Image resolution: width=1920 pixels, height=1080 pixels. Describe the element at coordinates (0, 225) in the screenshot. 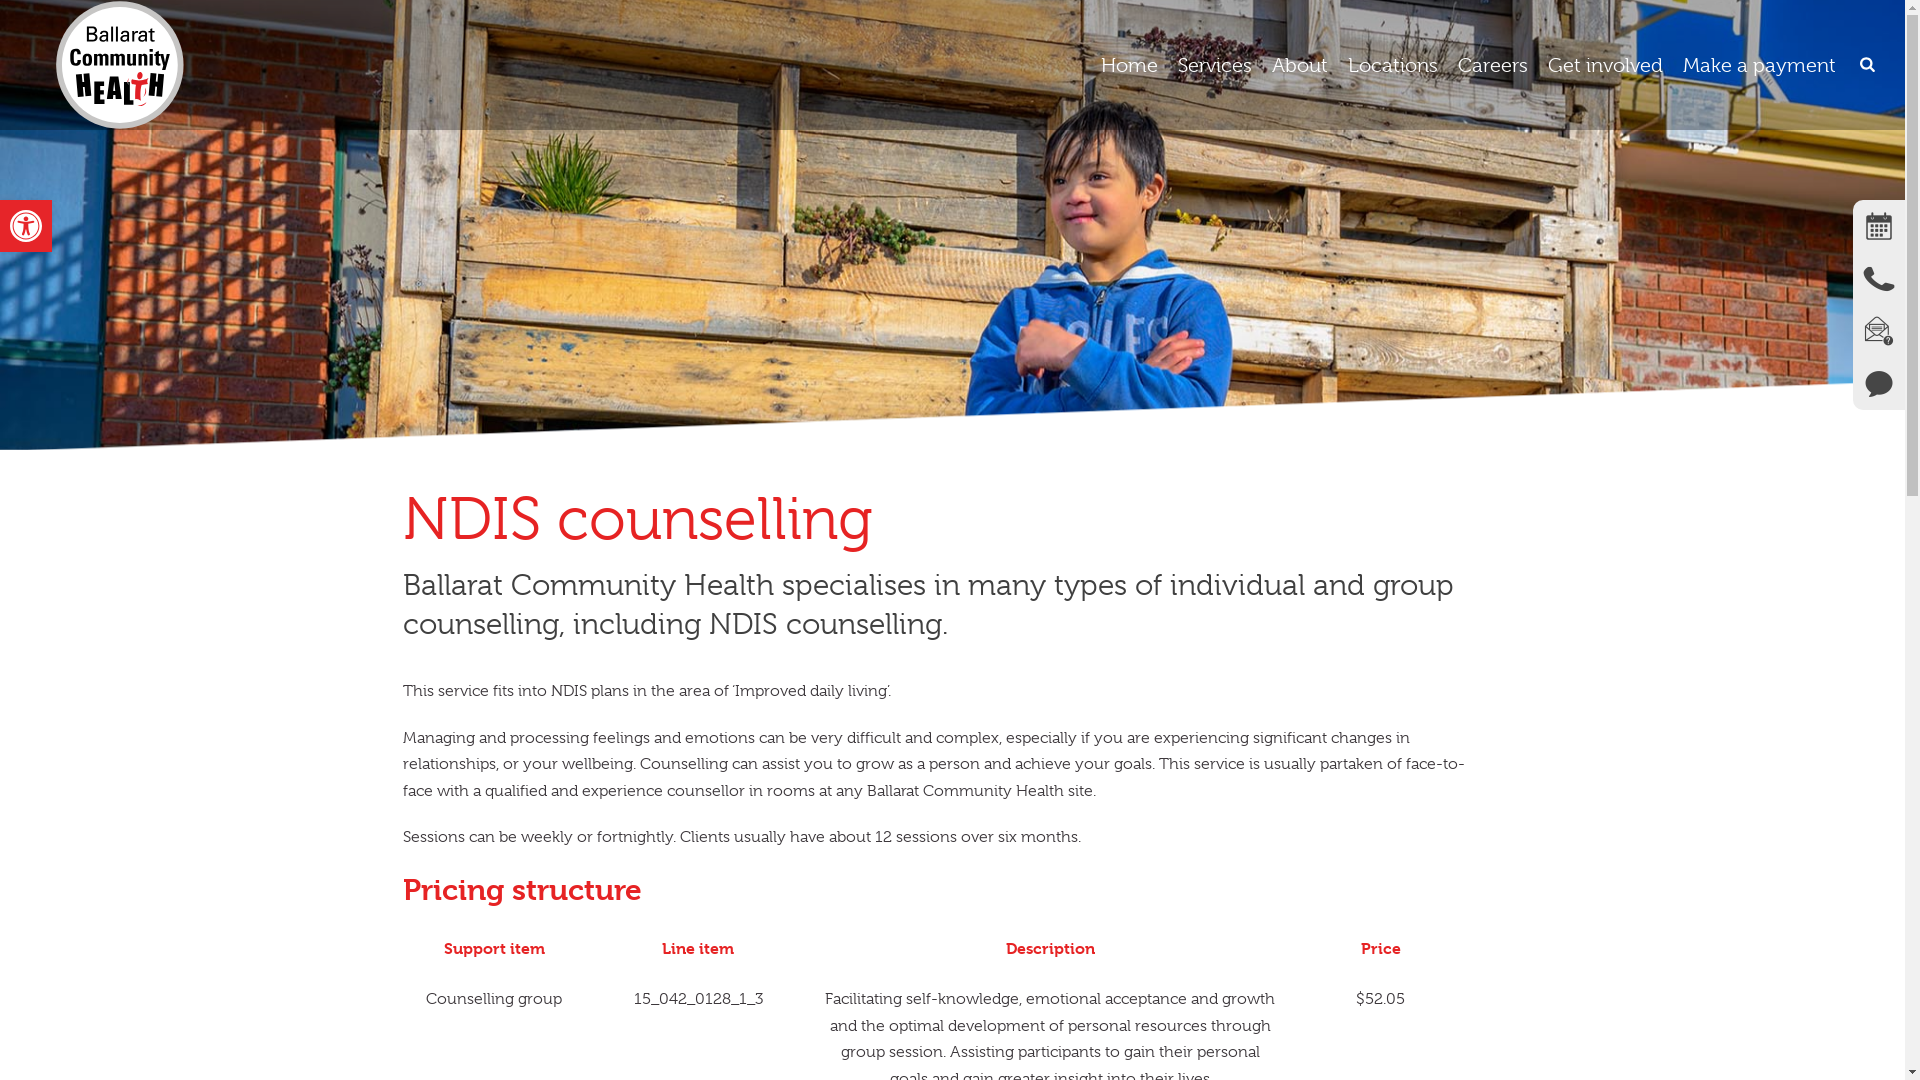

I see `'Open toolbar` at that location.